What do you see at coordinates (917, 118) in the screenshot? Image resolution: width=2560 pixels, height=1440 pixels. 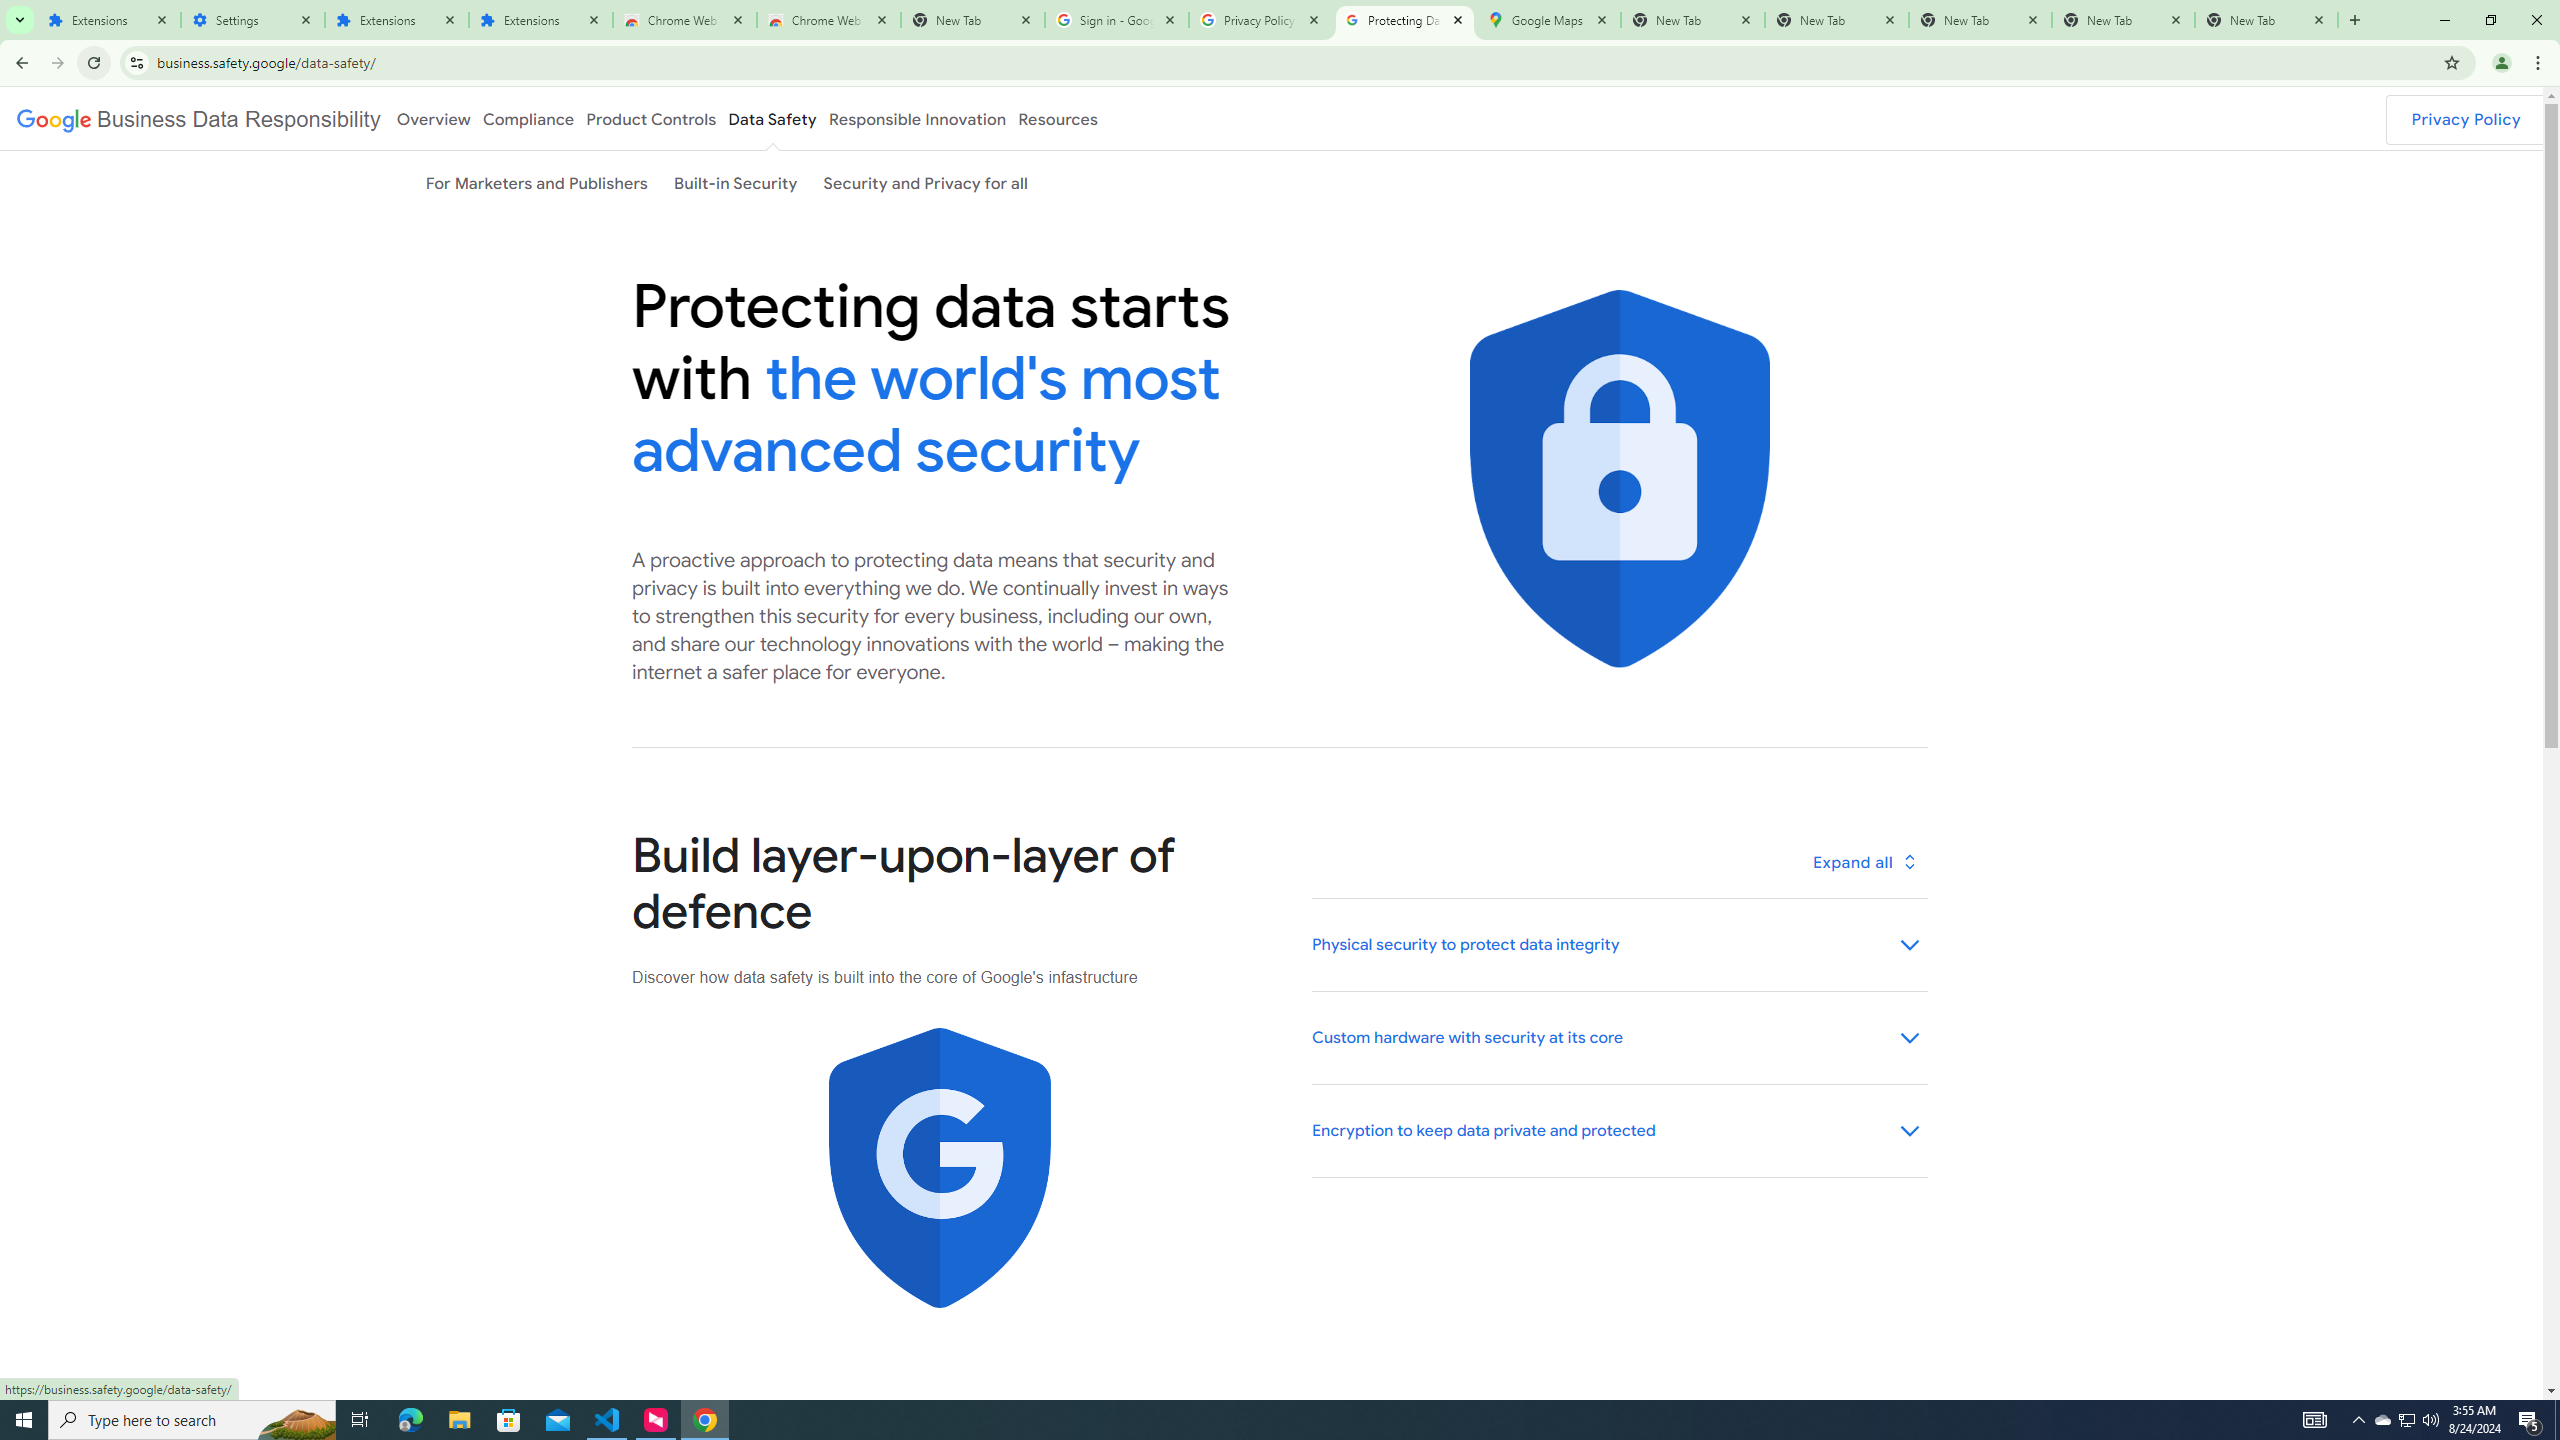 I see `'Responsible Innovation'` at bounding box center [917, 118].